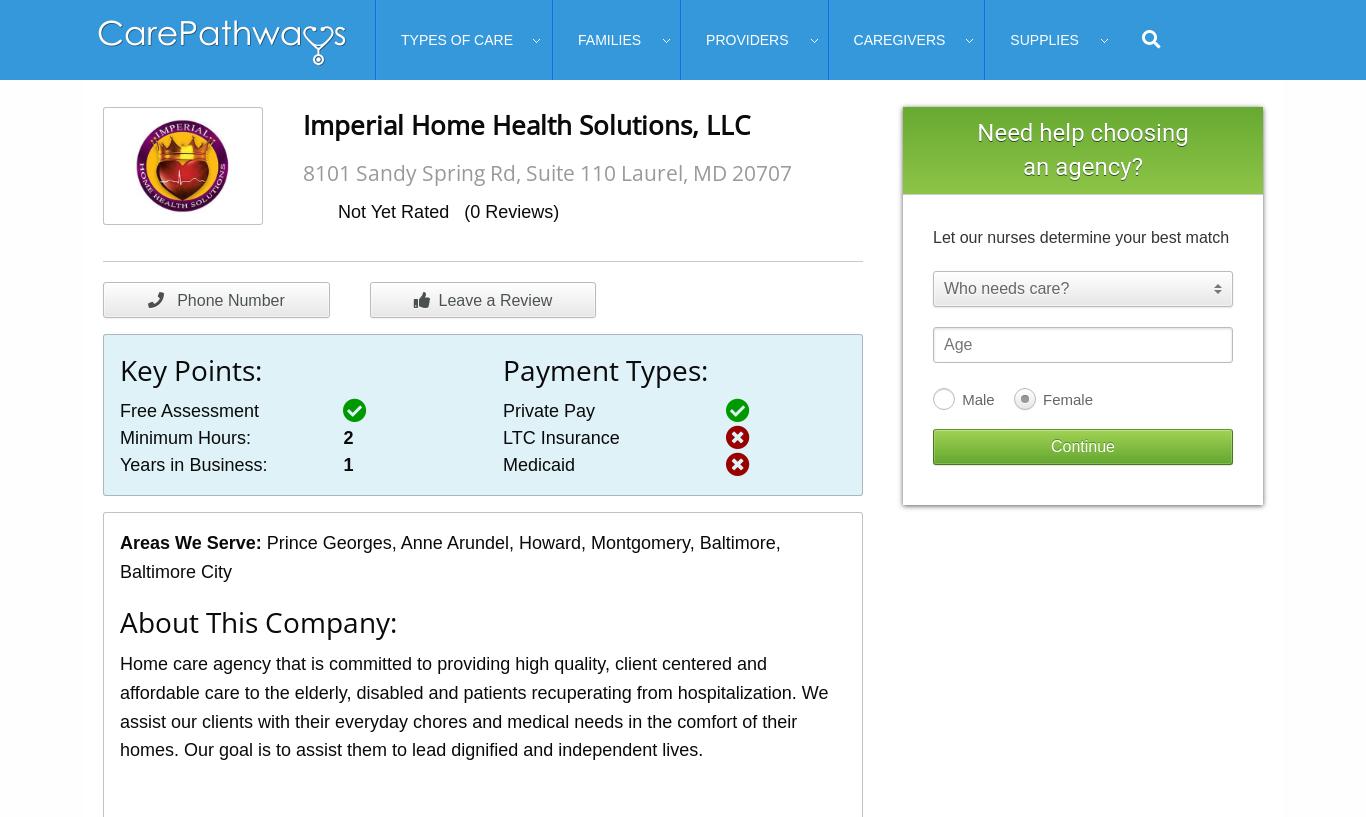 The image size is (1366, 817). Describe the element at coordinates (194, 300) in the screenshot. I see `'Phone'` at that location.